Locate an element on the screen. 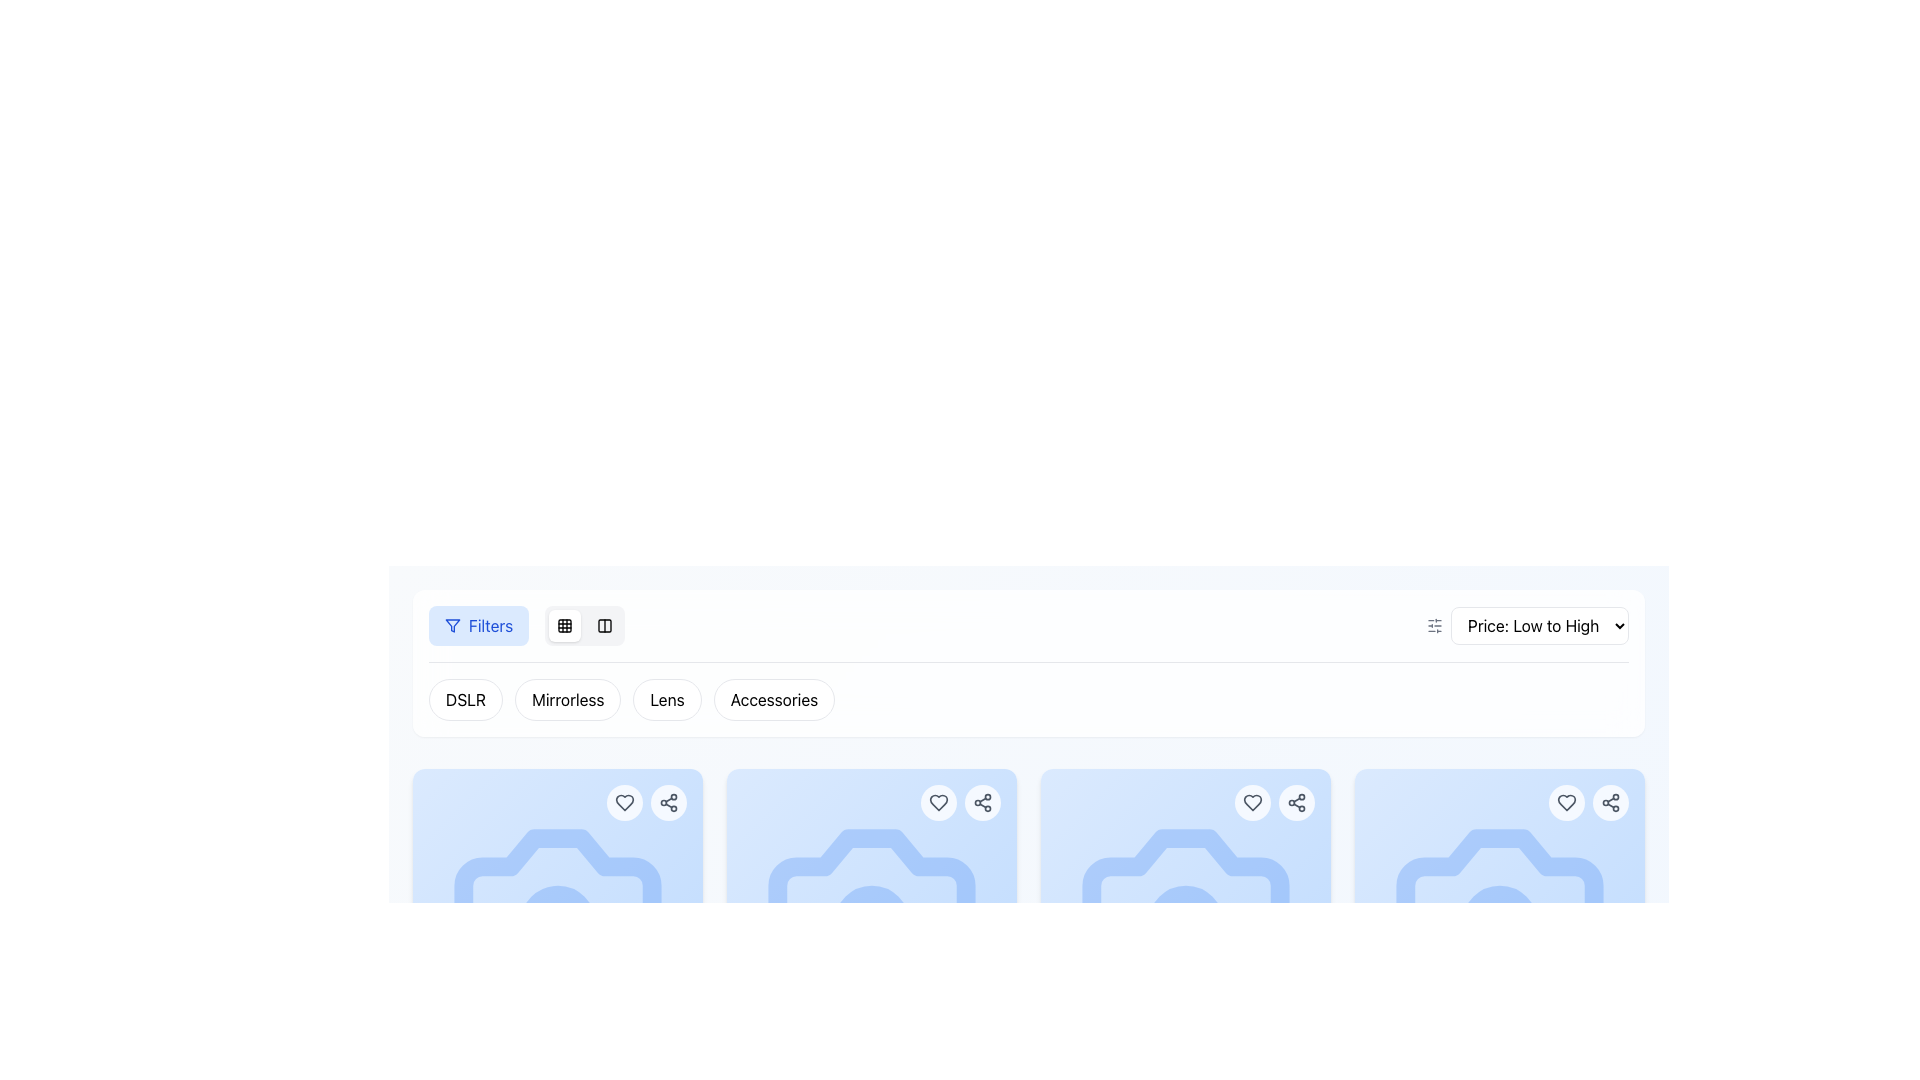 Image resolution: width=1920 pixels, height=1080 pixels. the triangular filter-shaped icon located to the left of the 'Filters' button label in the button group on the control panel is located at coordinates (451, 624).